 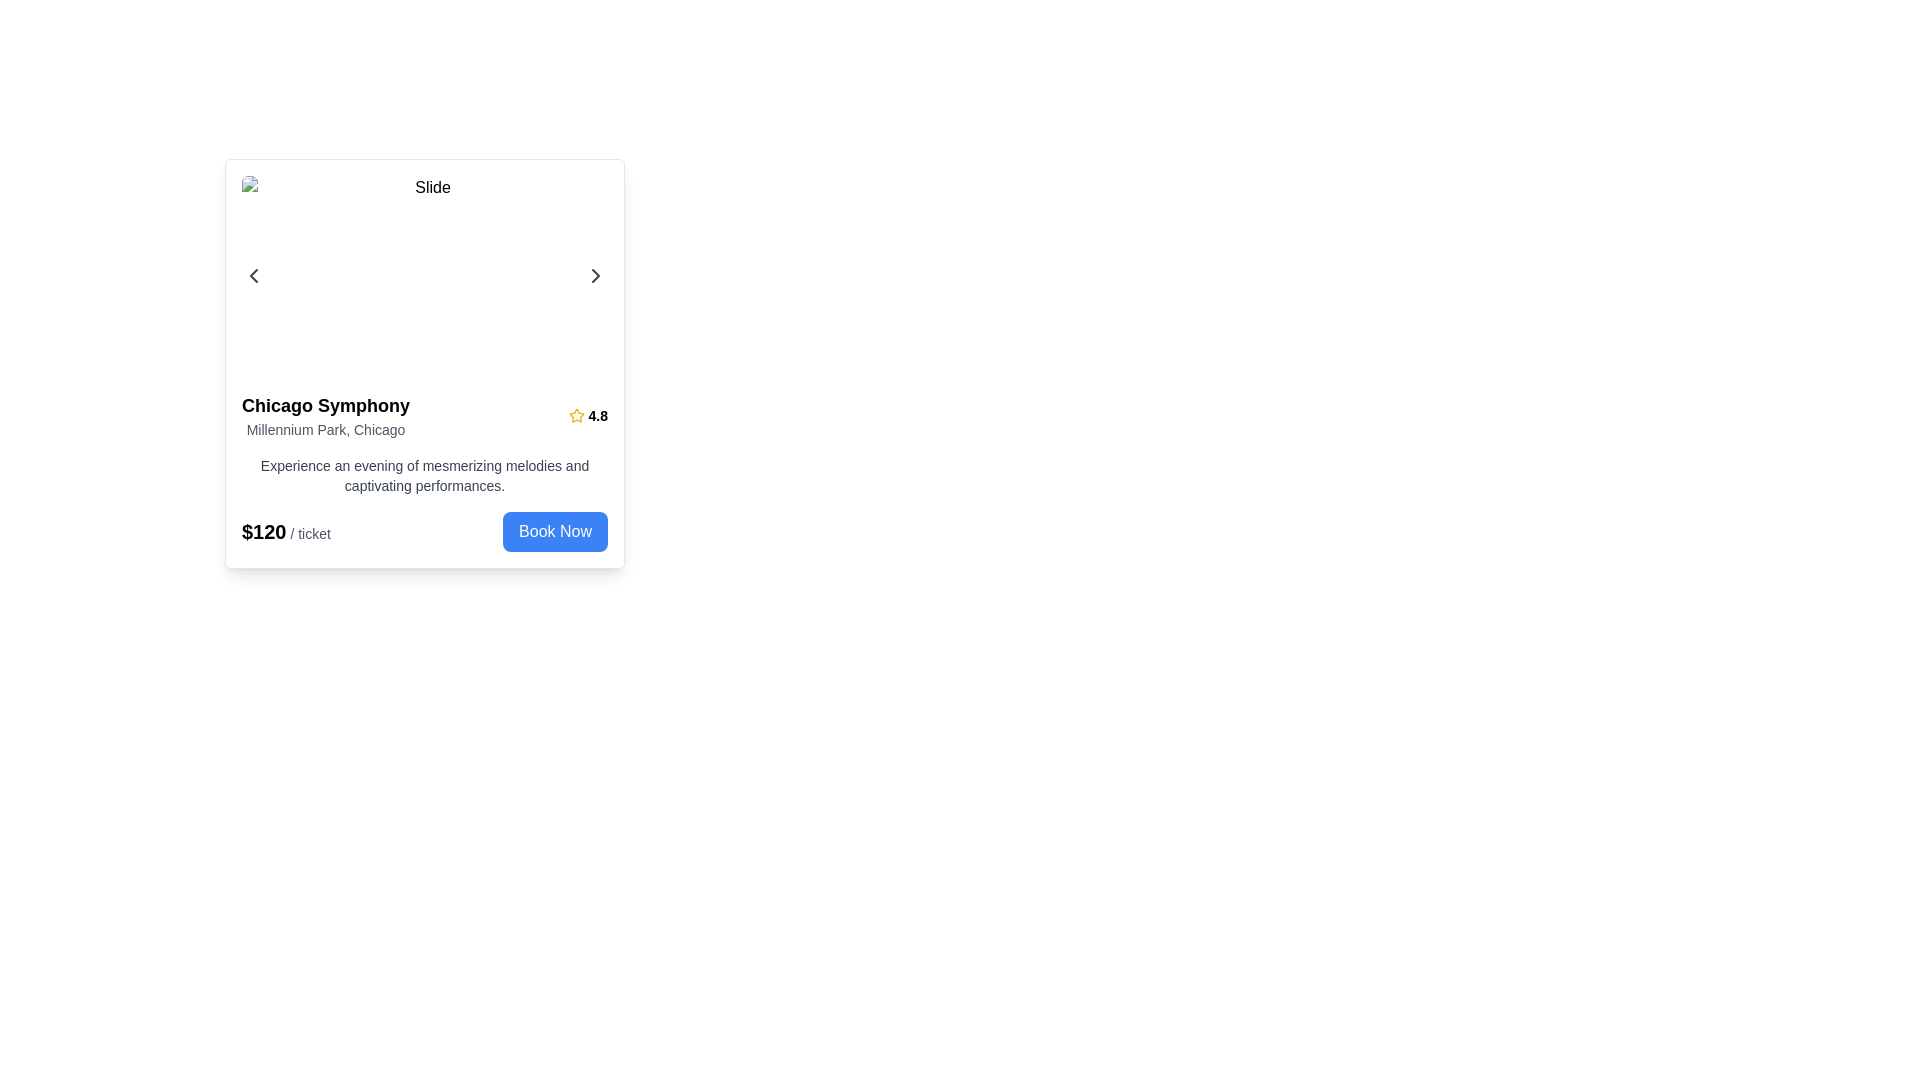 What do you see at coordinates (594, 276) in the screenshot?
I see `the small rightward-pointing chevron icon button styled in dark gray, located at the far-right side of a card component` at bounding box center [594, 276].